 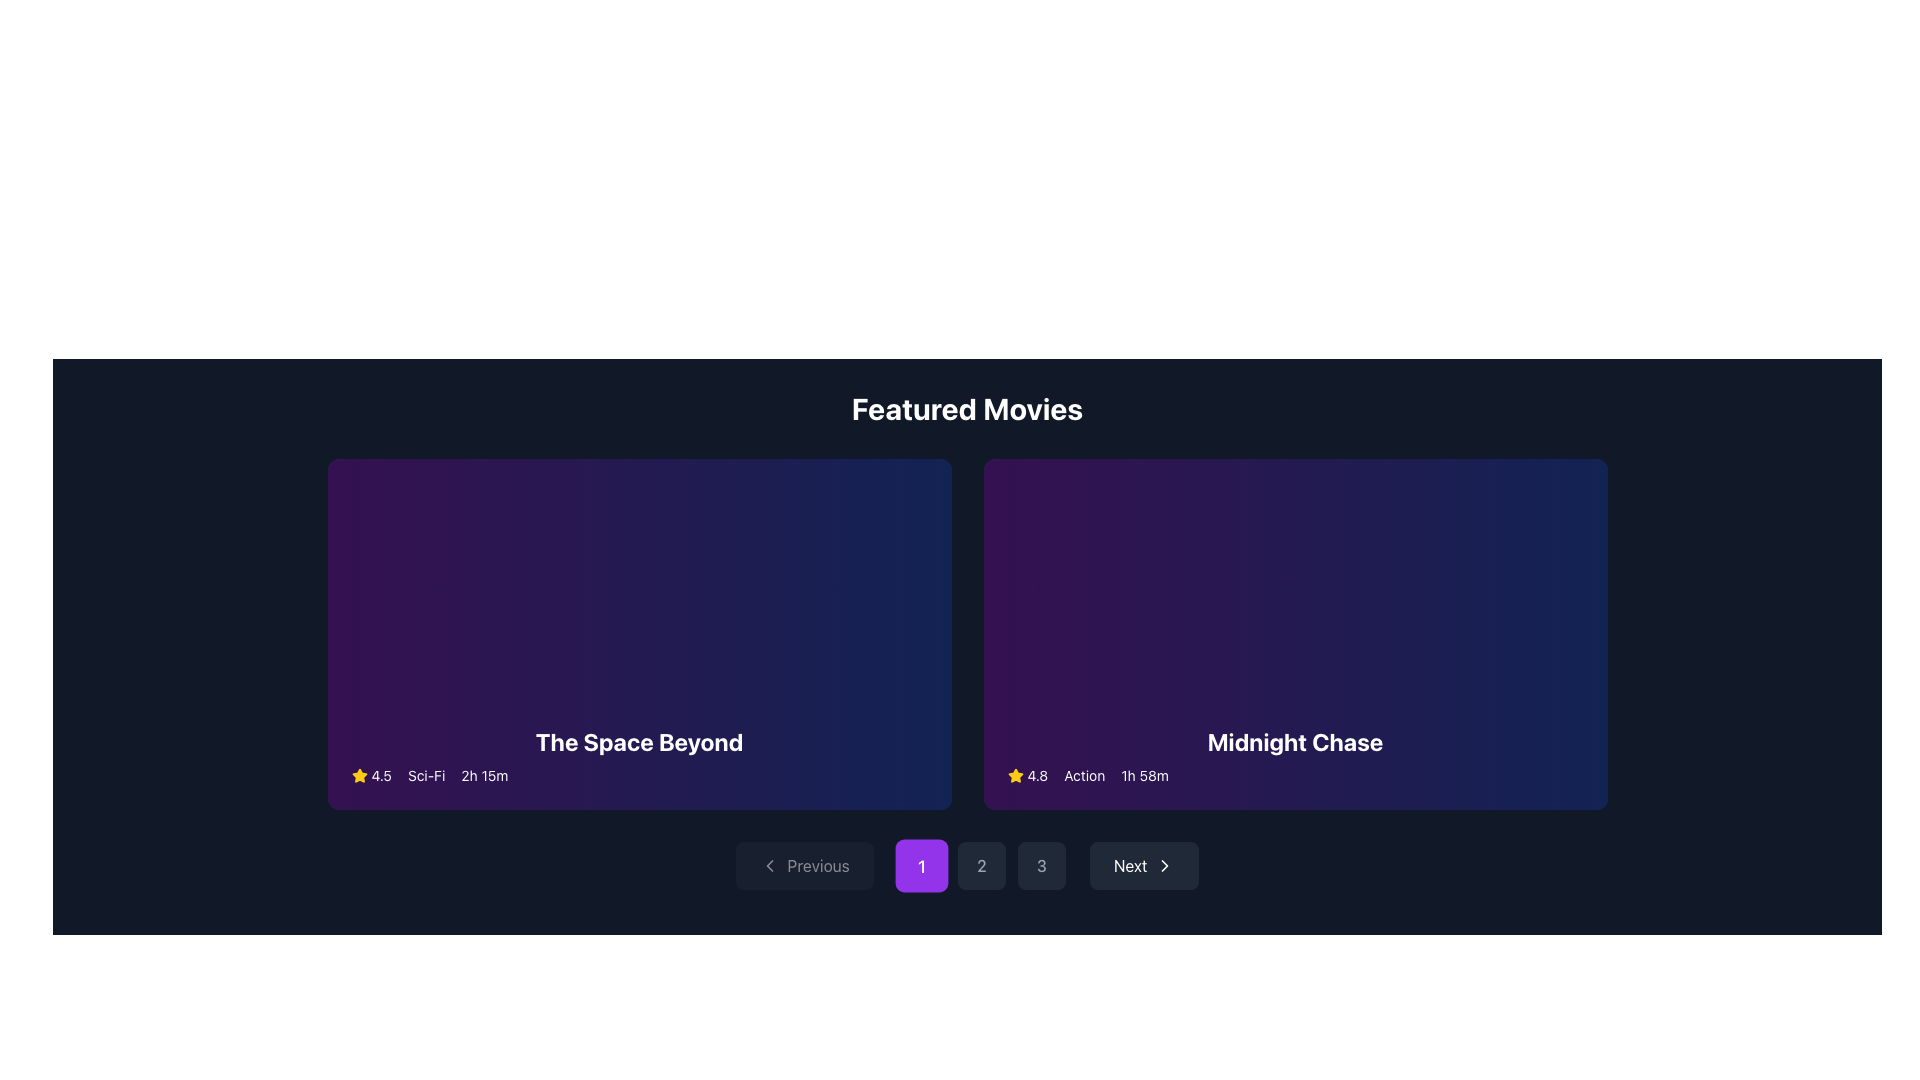 What do you see at coordinates (1015, 774) in the screenshot?
I see `the rating indicator icon located on the far left of the rating value text in the 'Midnight Chase' card` at bounding box center [1015, 774].